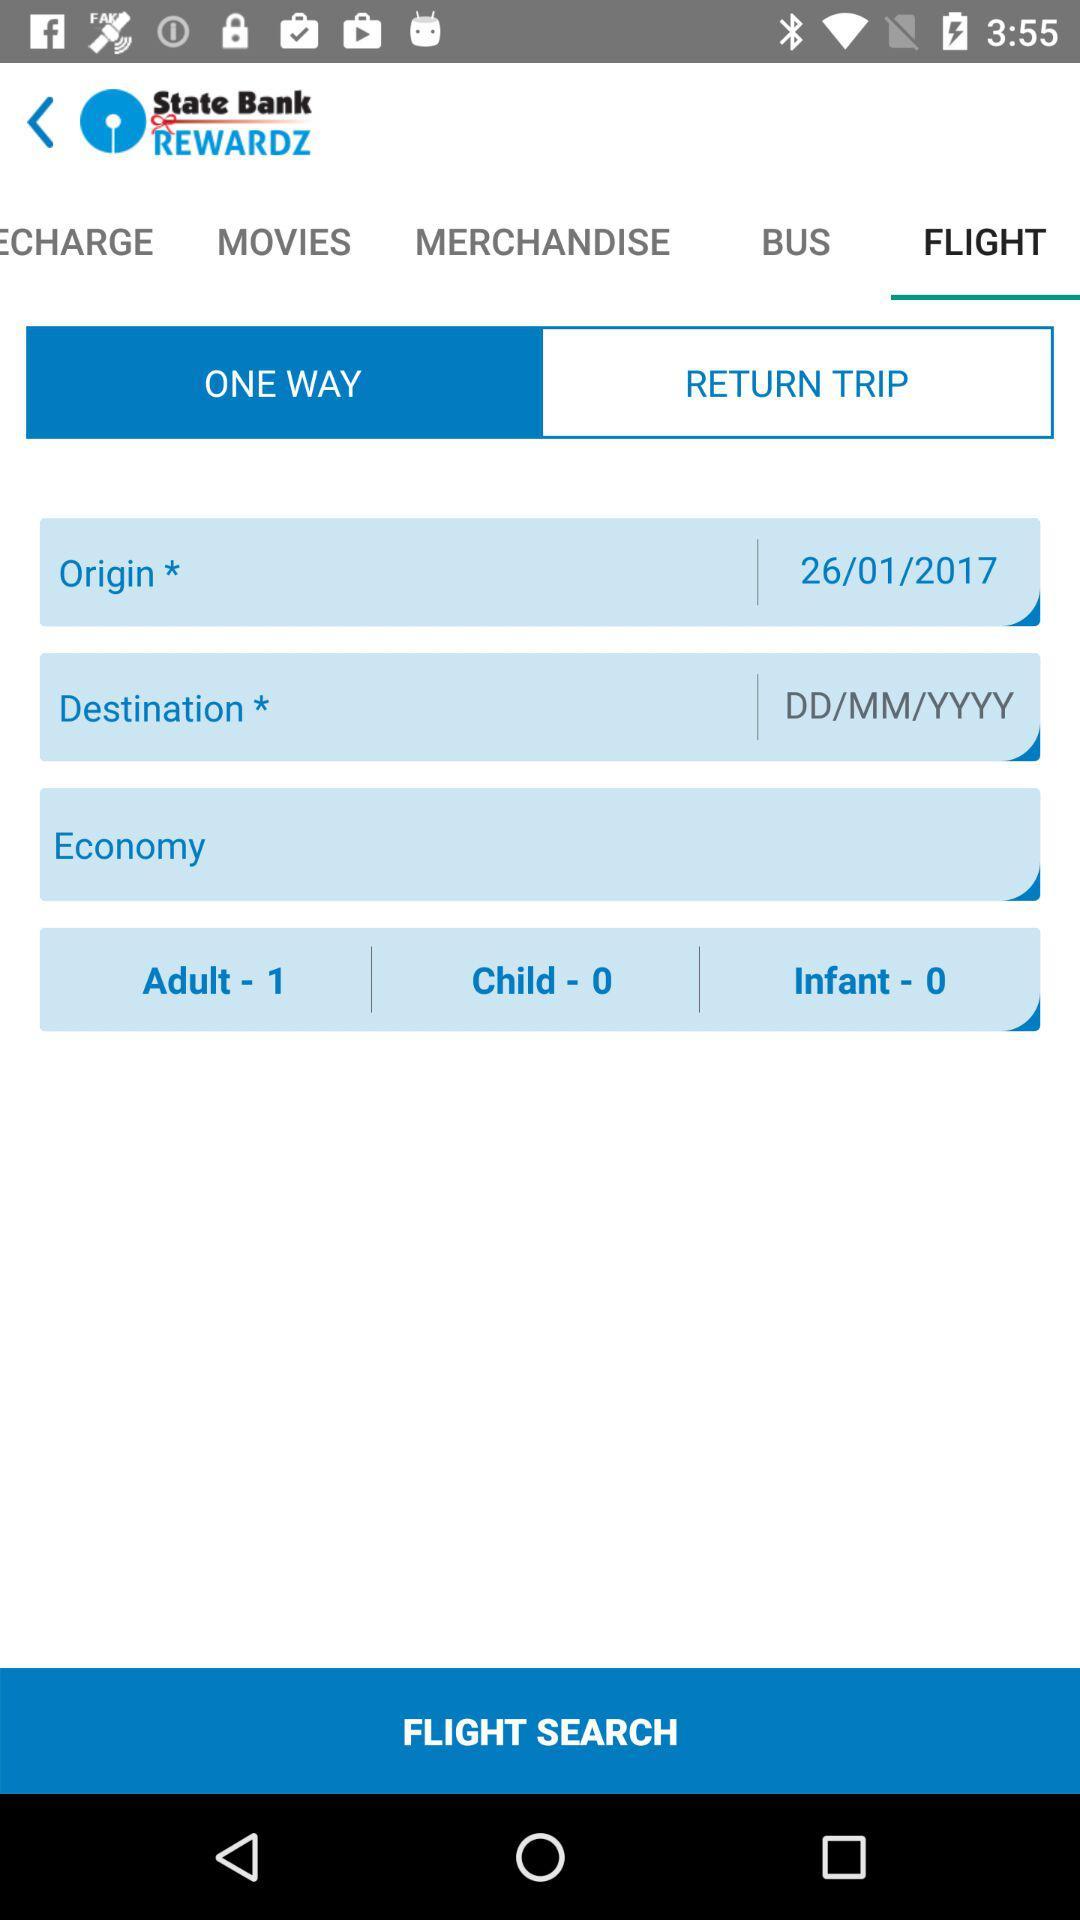 The image size is (1080, 1920). Describe the element at coordinates (396, 571) in the screenshot. I see `creat origin` at that location.